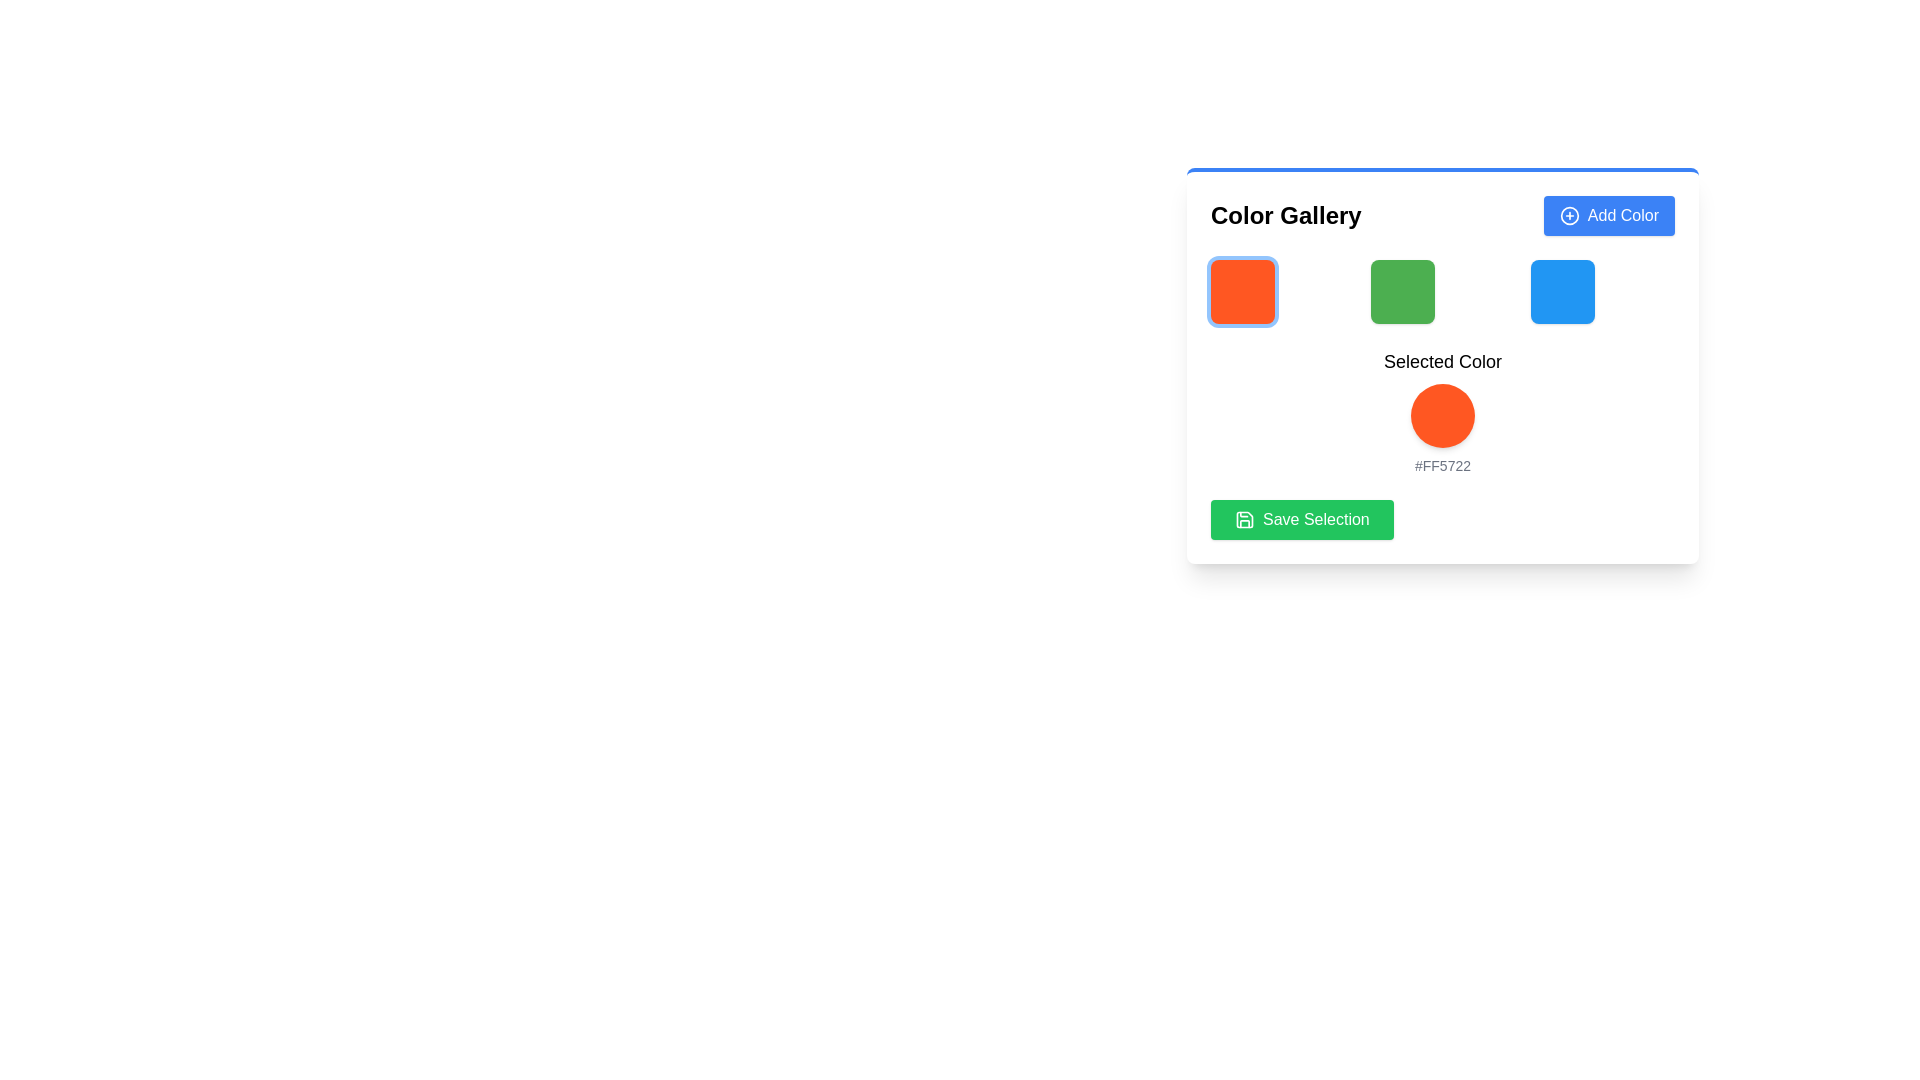 This screenshot has width=1920, height=1080. What do you see at coordinates (1568, 216) in the screenshot?
I see `the indicative icon for adding a new color located to the left of the 'Add Color' text in the button at the top-right corner of the rectangular card` at bounding box center [1568, 216].